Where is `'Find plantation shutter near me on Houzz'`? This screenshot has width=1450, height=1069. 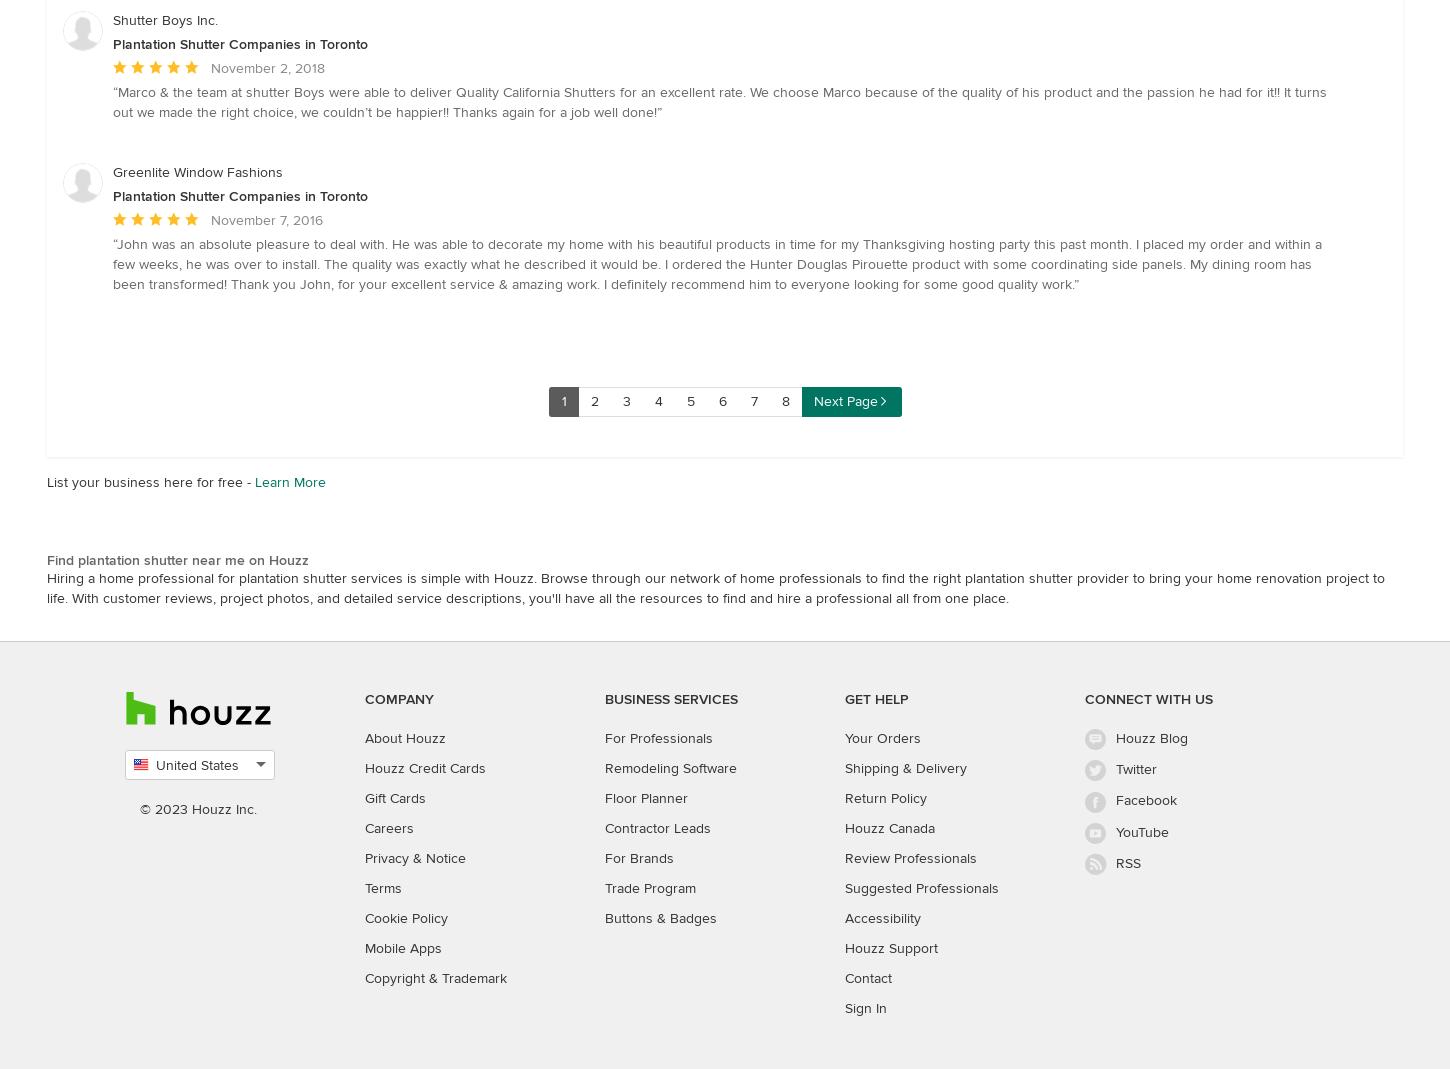 'Find plantation shutter near me on Houzz' is located at coordinates (177, 559).